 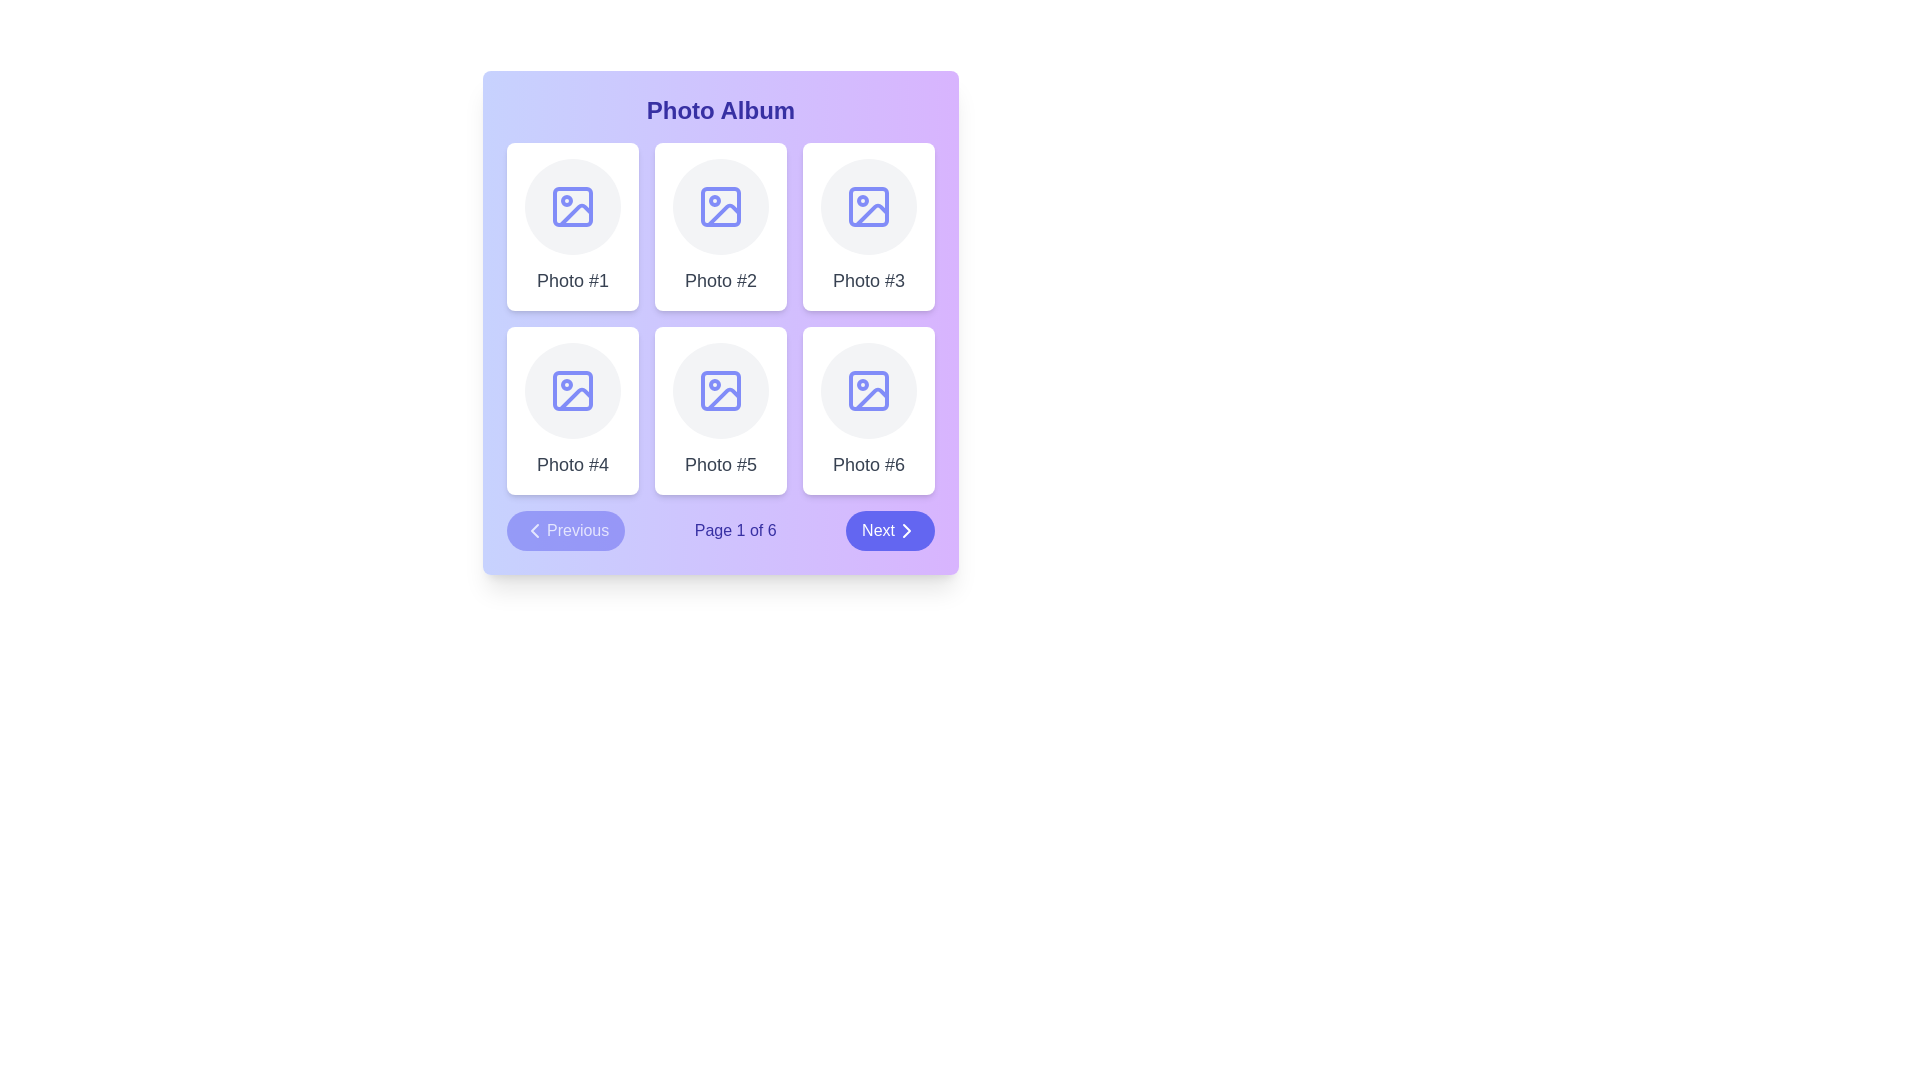 What do you see at coordinates (906, 530) in the screenshot?
I see `the rightward chevron arrow icon that is part of the 'Next' button located in the bottom-right corner of the Photo Album UI` at bounding box center [906, 530].